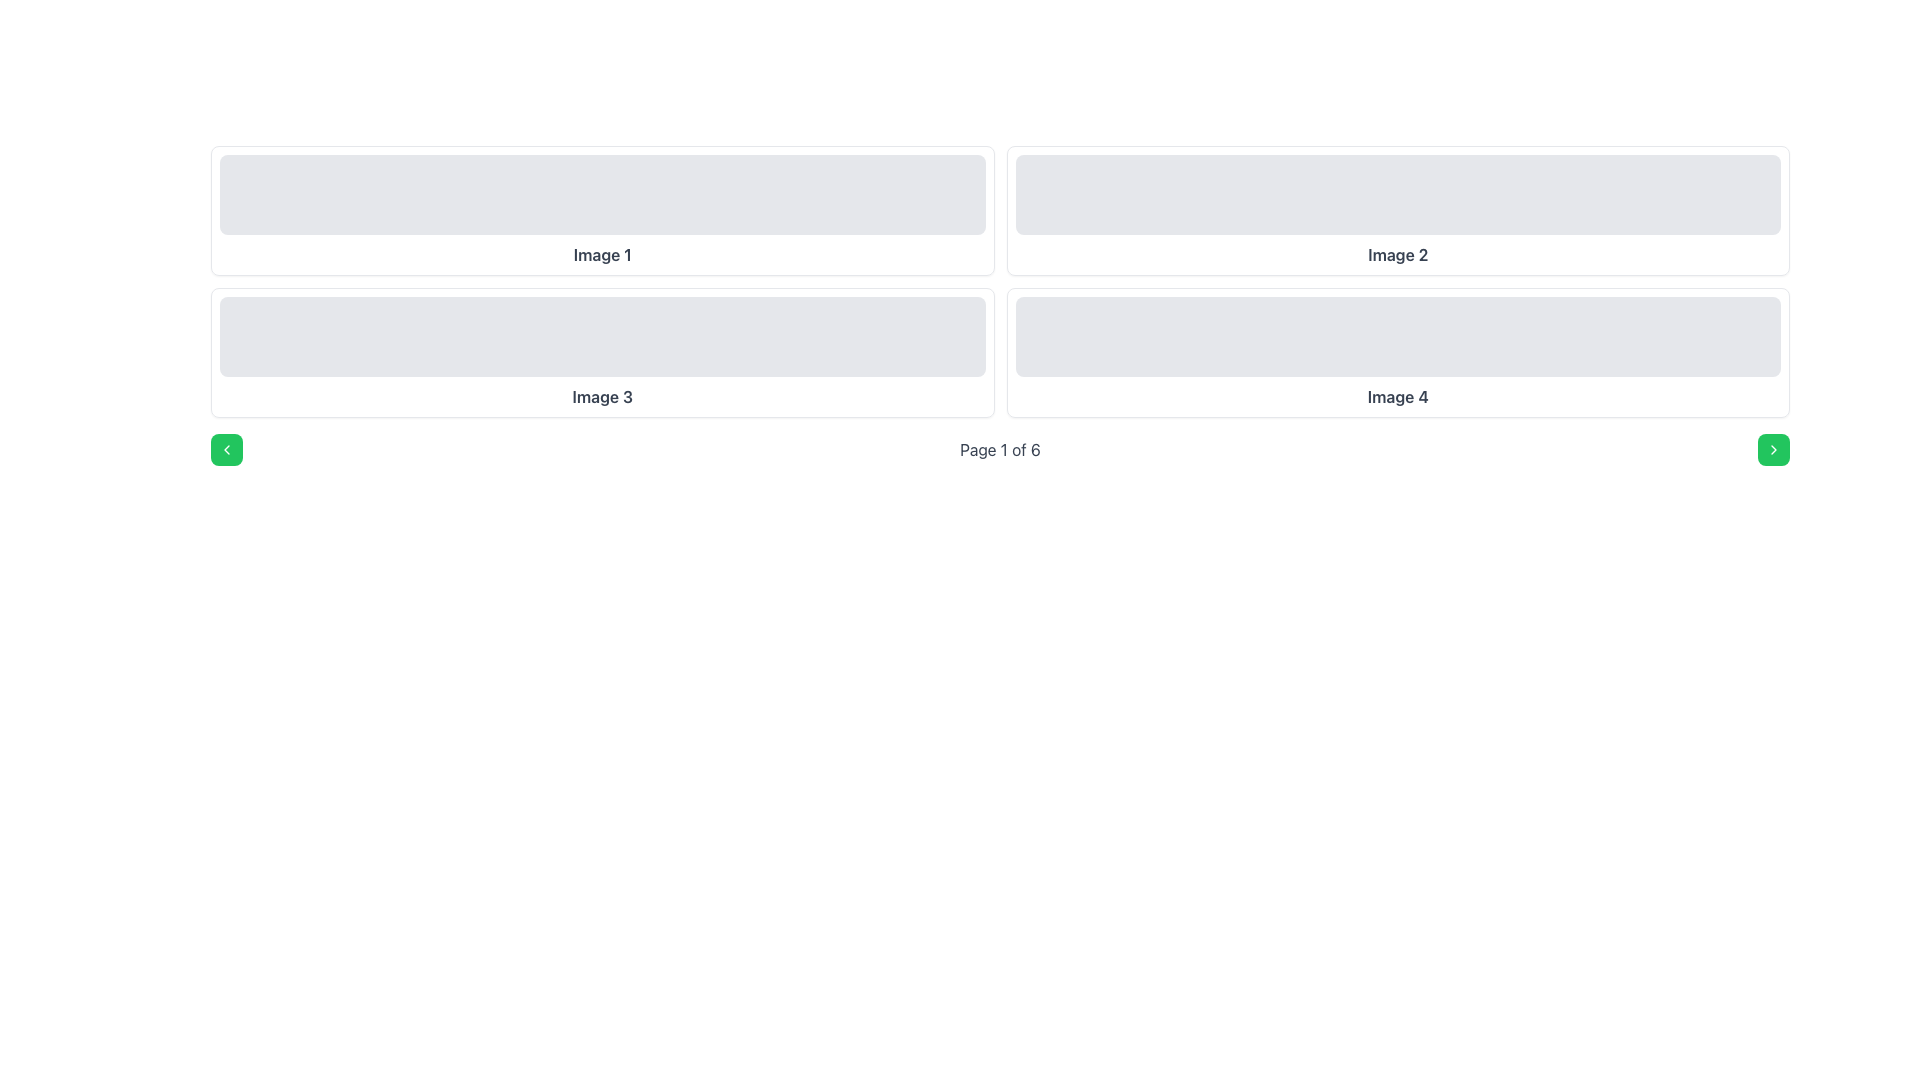 Image resolution: width=1920 pixels, height=1080 pixels. I want to click on the navigation button located at the bottom right of the interface, after the text 'Page 1 of 6', so click(1774, 450).